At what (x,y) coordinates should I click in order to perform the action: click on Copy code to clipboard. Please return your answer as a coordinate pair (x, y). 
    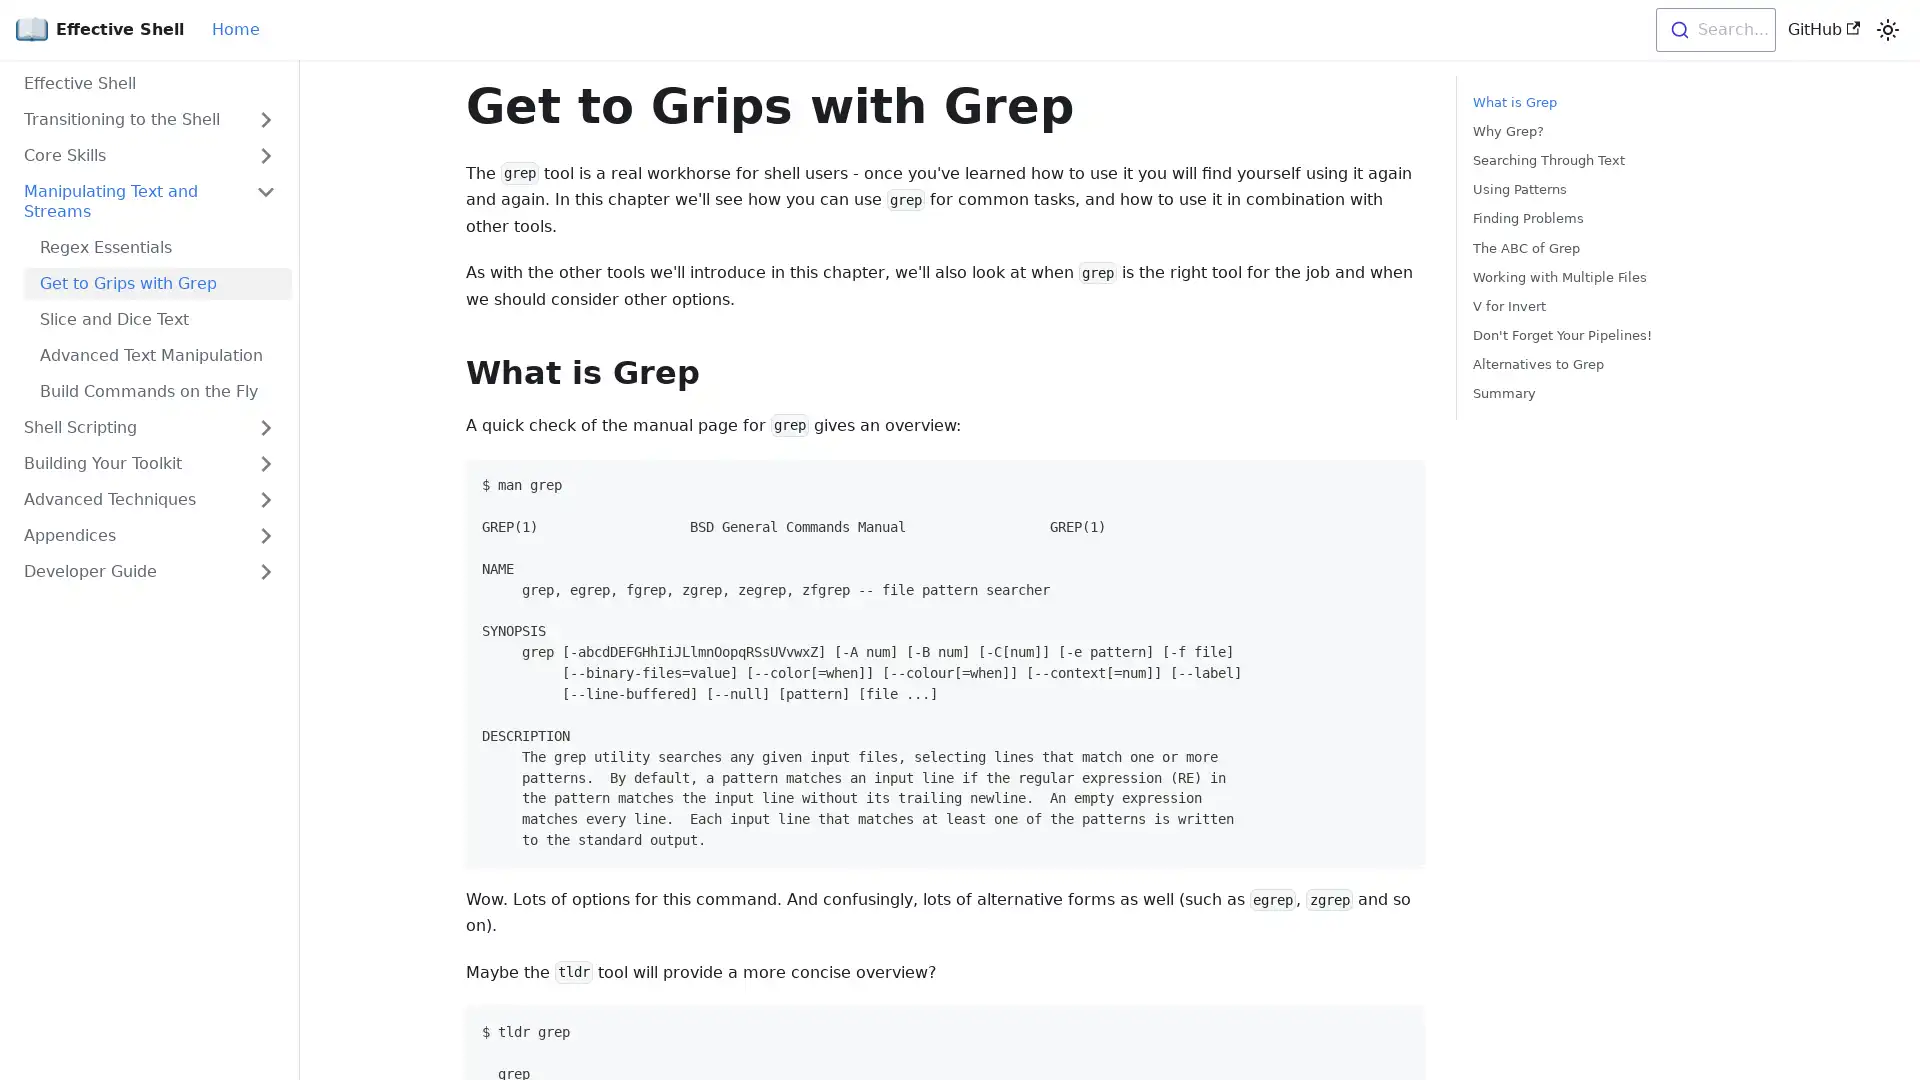
    Looking at the image, I should click on (1398, 1030).